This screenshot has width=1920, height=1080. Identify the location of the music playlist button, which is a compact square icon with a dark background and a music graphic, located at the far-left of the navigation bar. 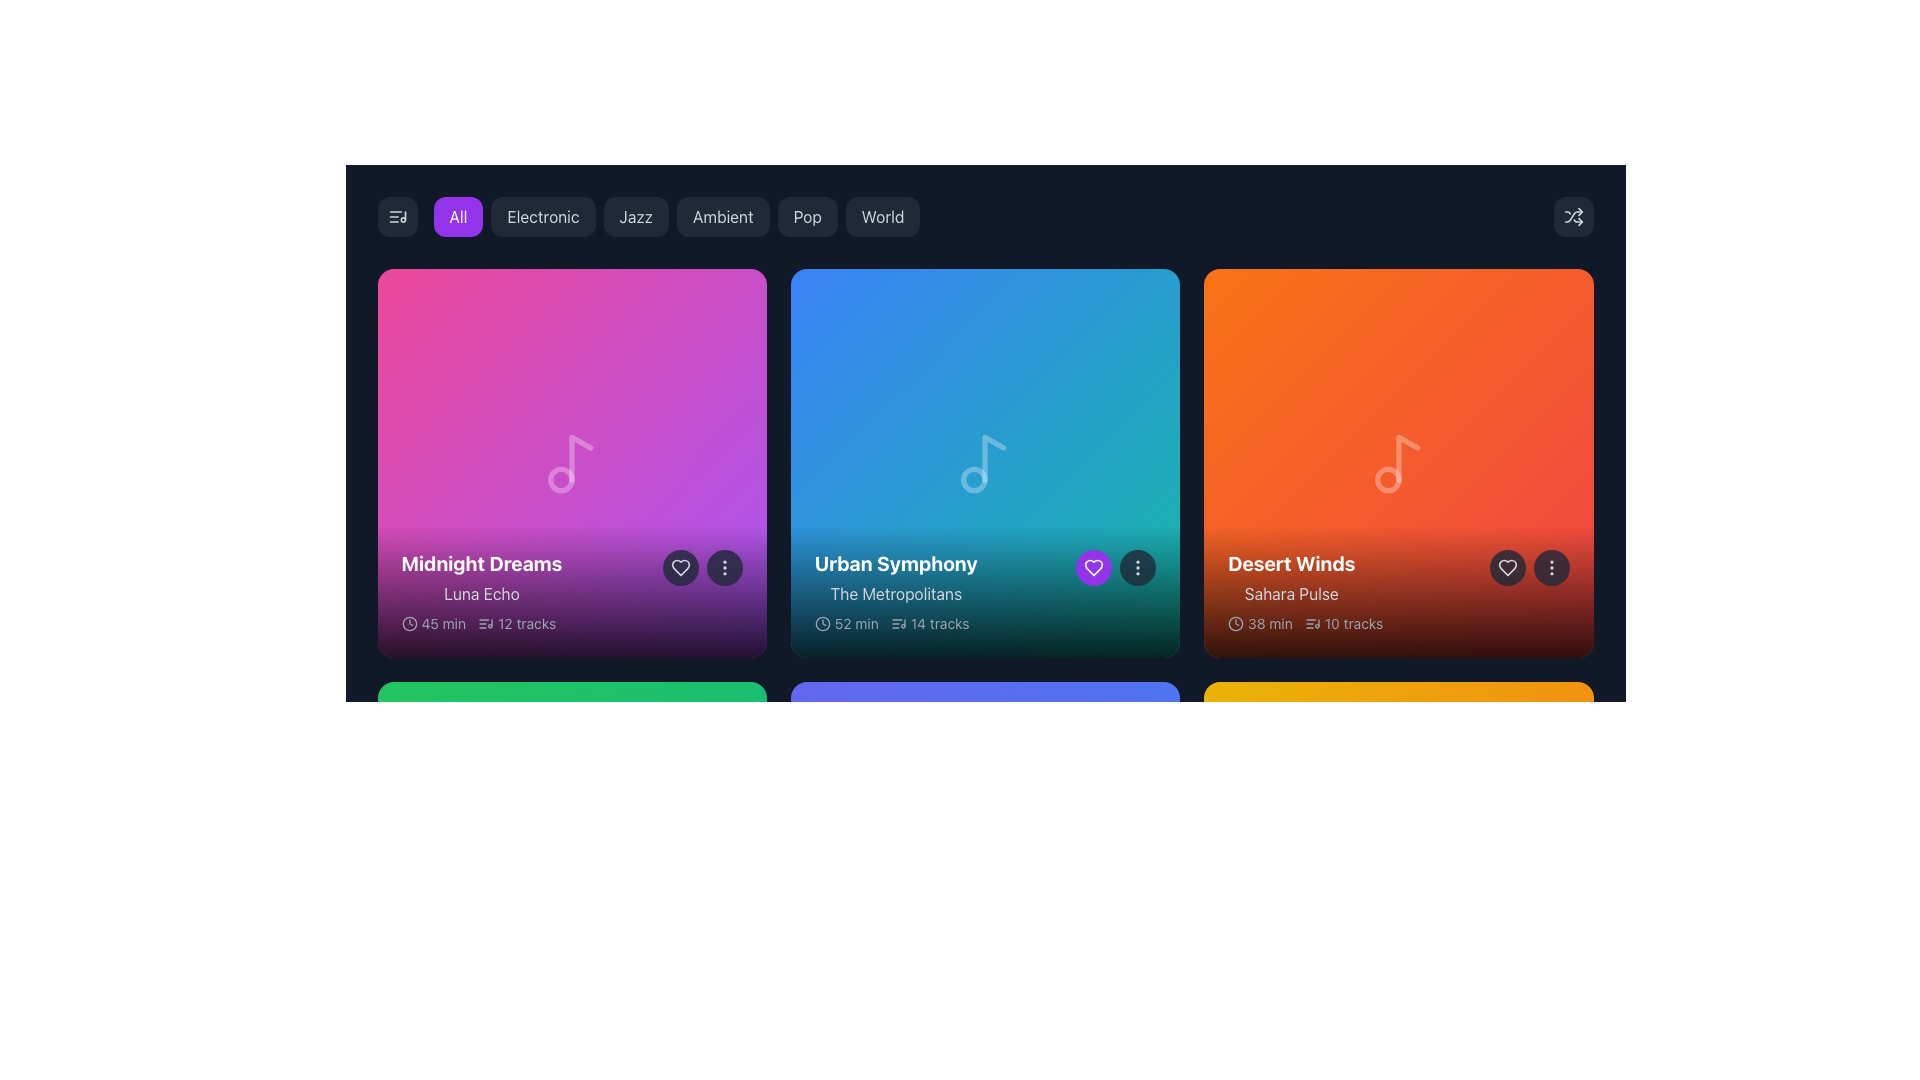
(397, 216).